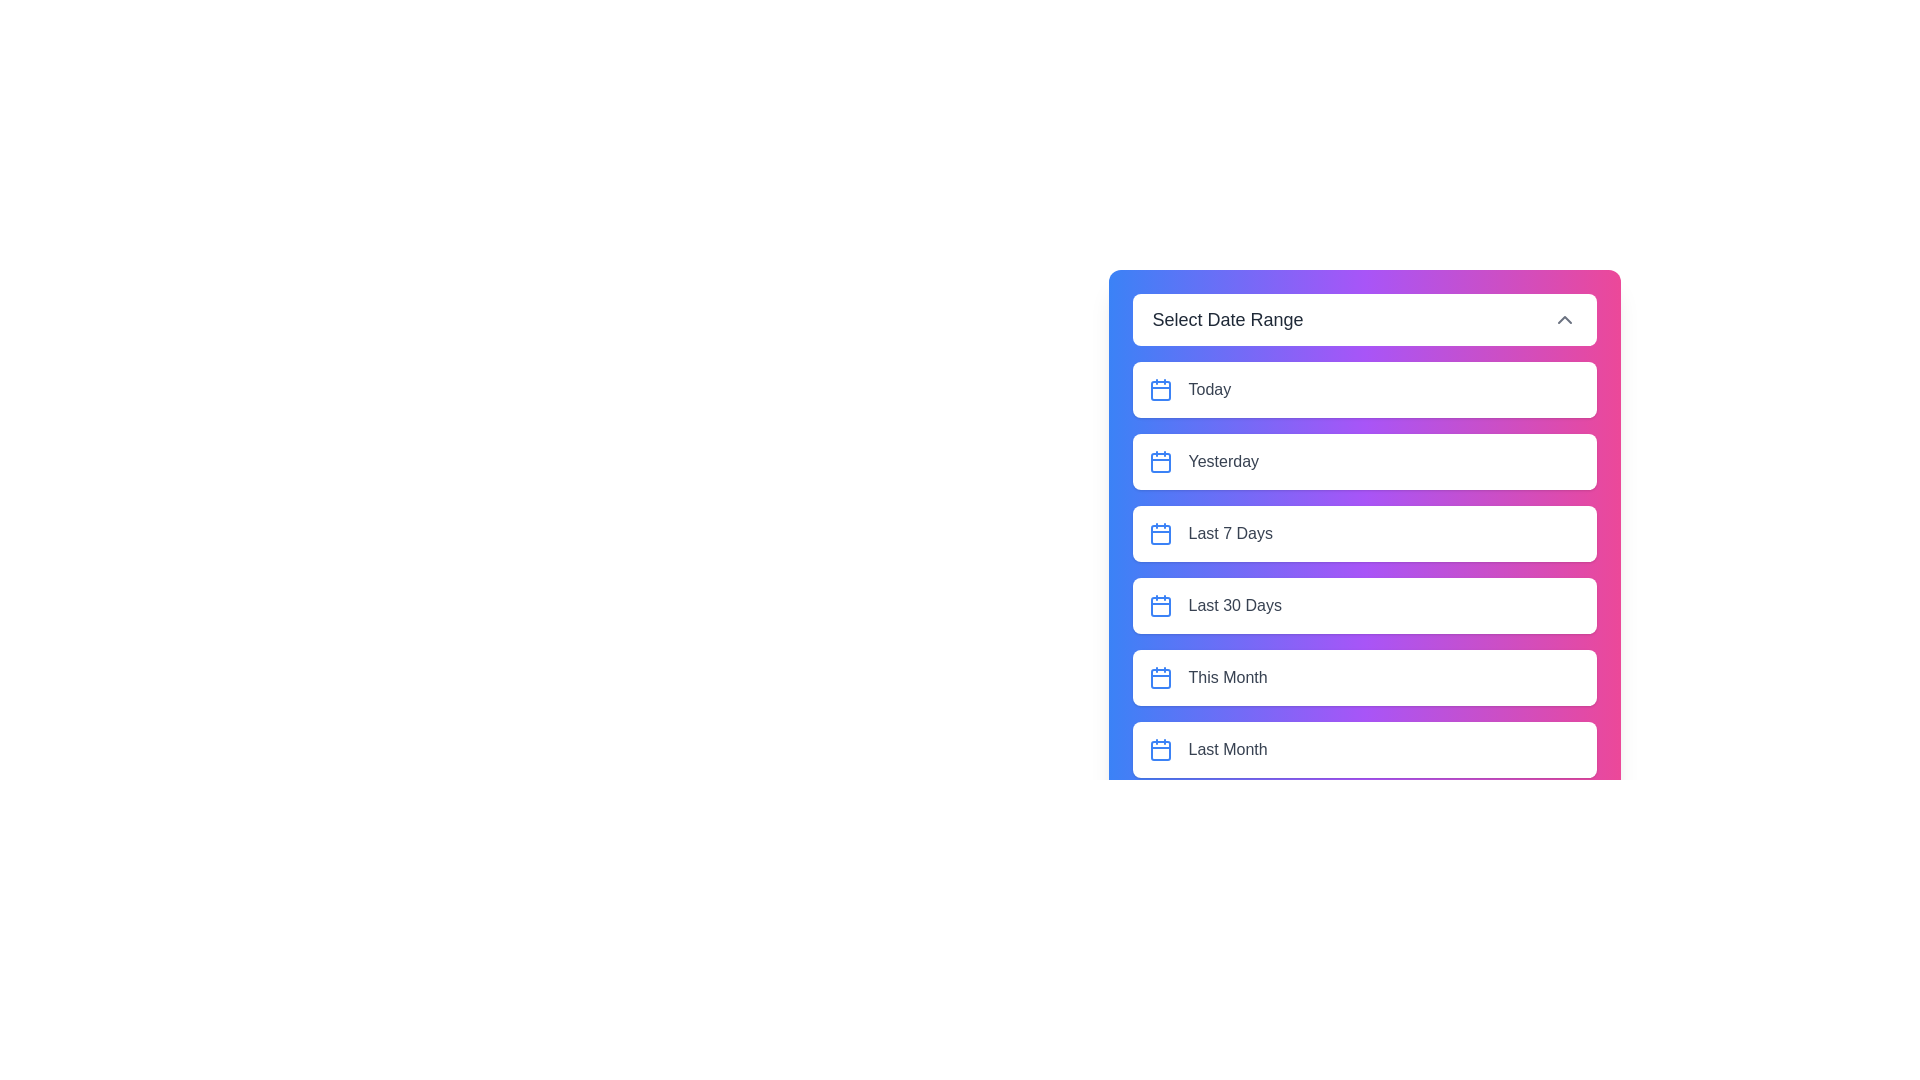 The width and height of the screenshot is (1920, 1080). Describe the element at coordinates (1160, 532) in the screenshot. I see `the icon next to the date range Last 7 Days` at that location.